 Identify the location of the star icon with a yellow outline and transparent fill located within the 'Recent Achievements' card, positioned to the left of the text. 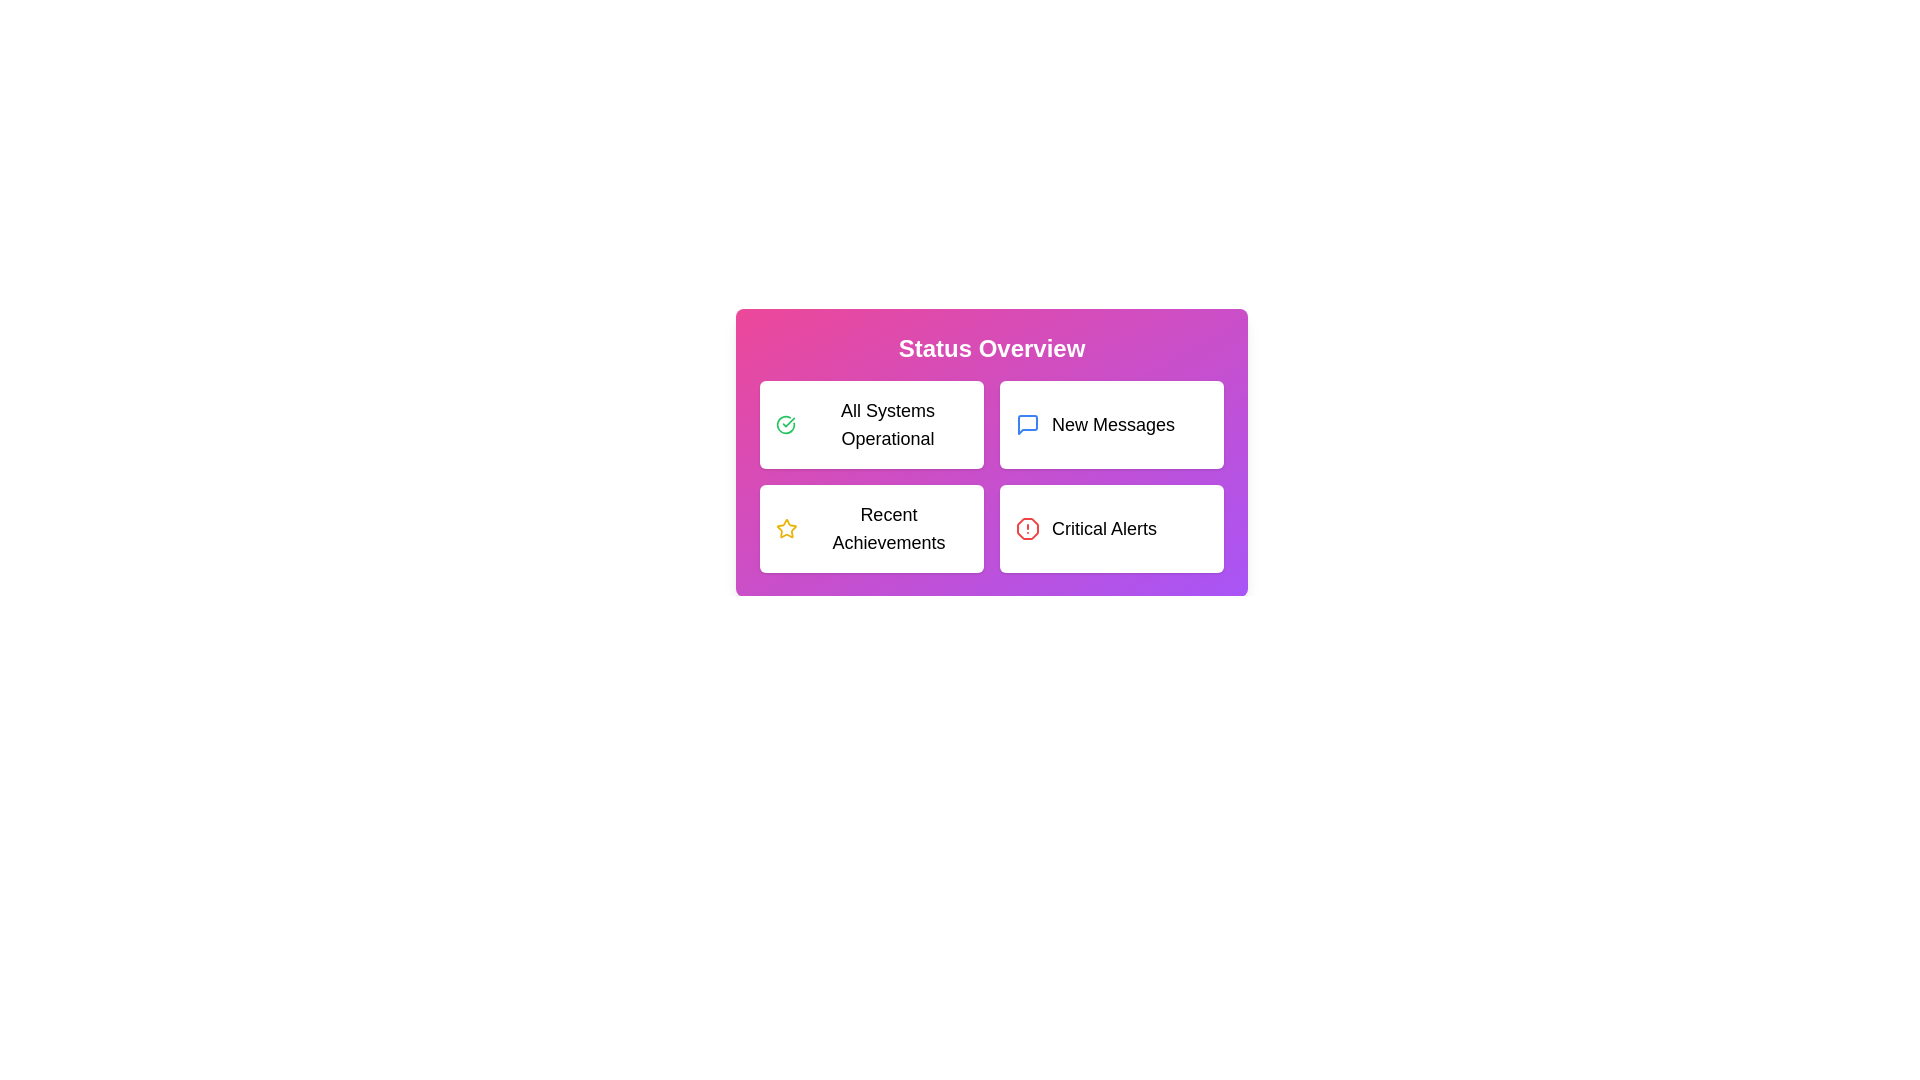
(785, 527).